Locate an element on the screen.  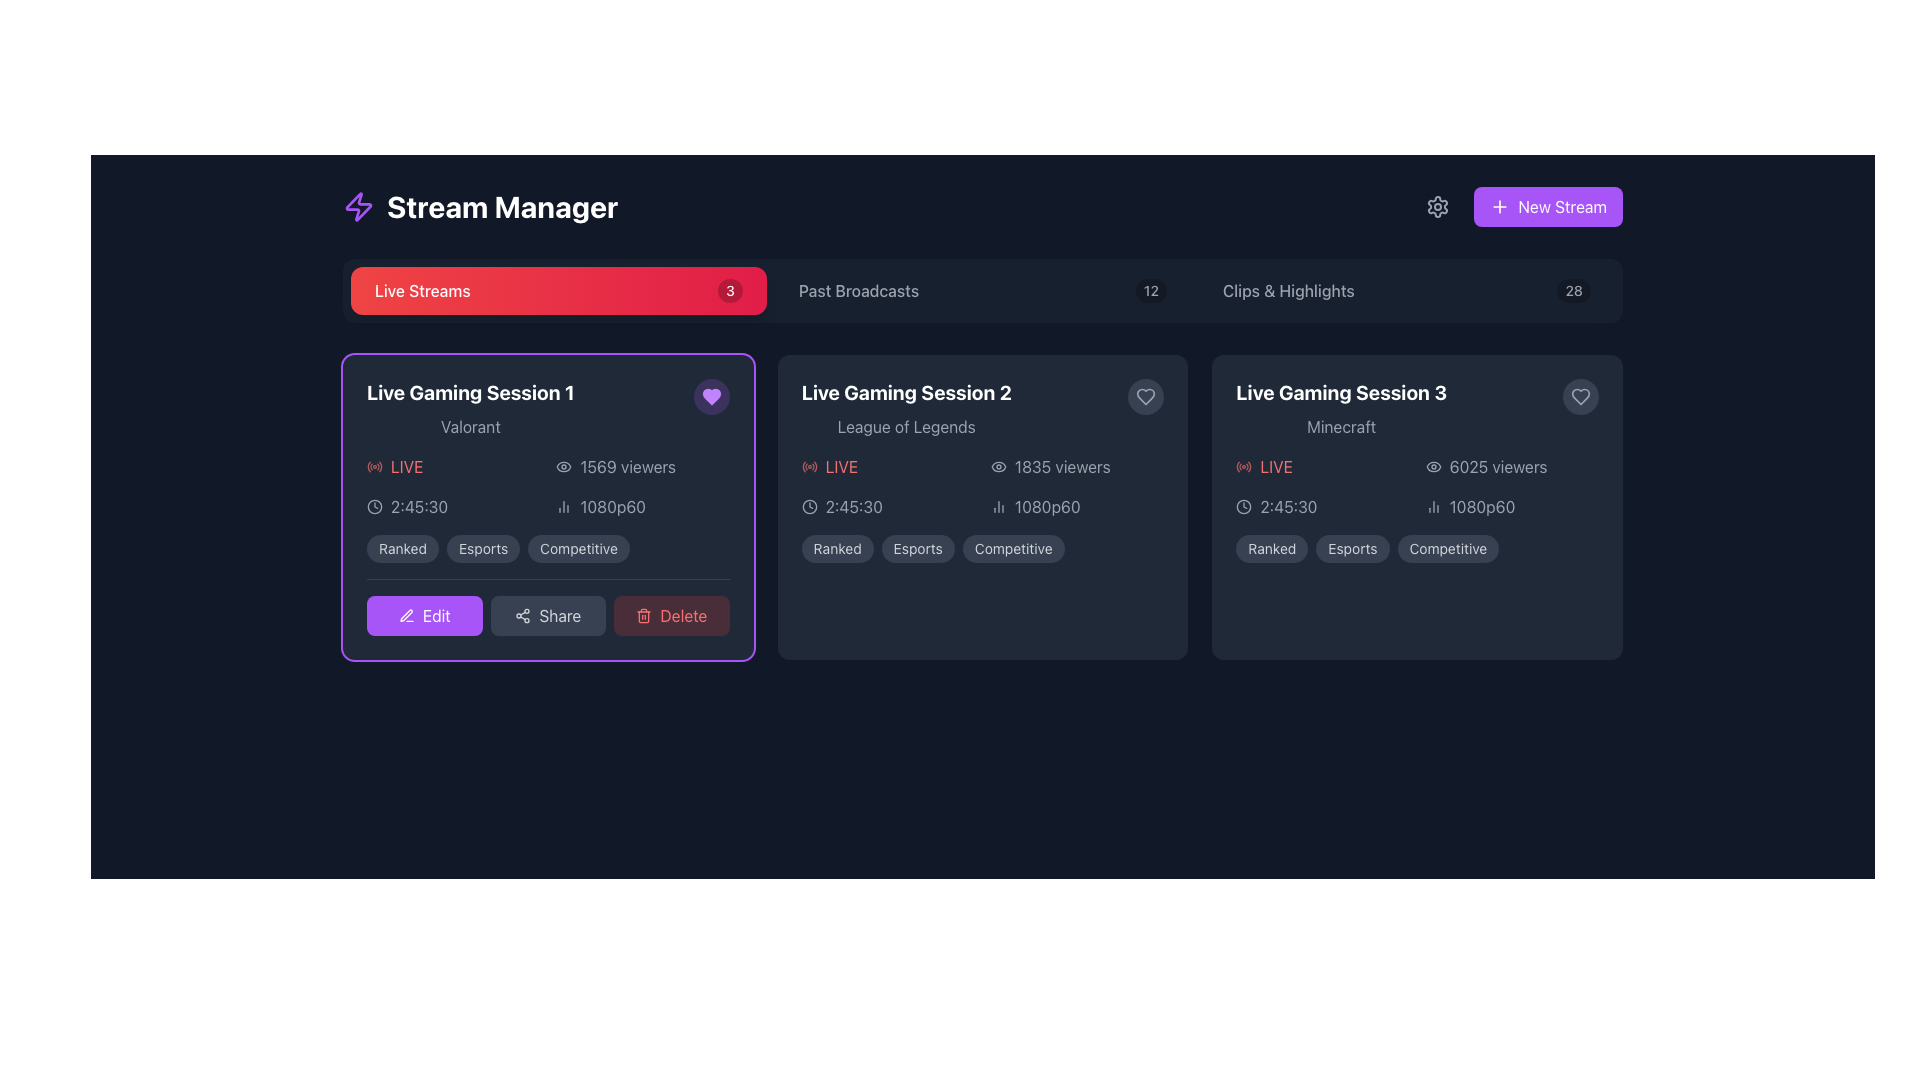
the viewer count text located on the right side of the eye icon within the 'Live Gaming Session 3' card is located at coordinates (1498, 466).